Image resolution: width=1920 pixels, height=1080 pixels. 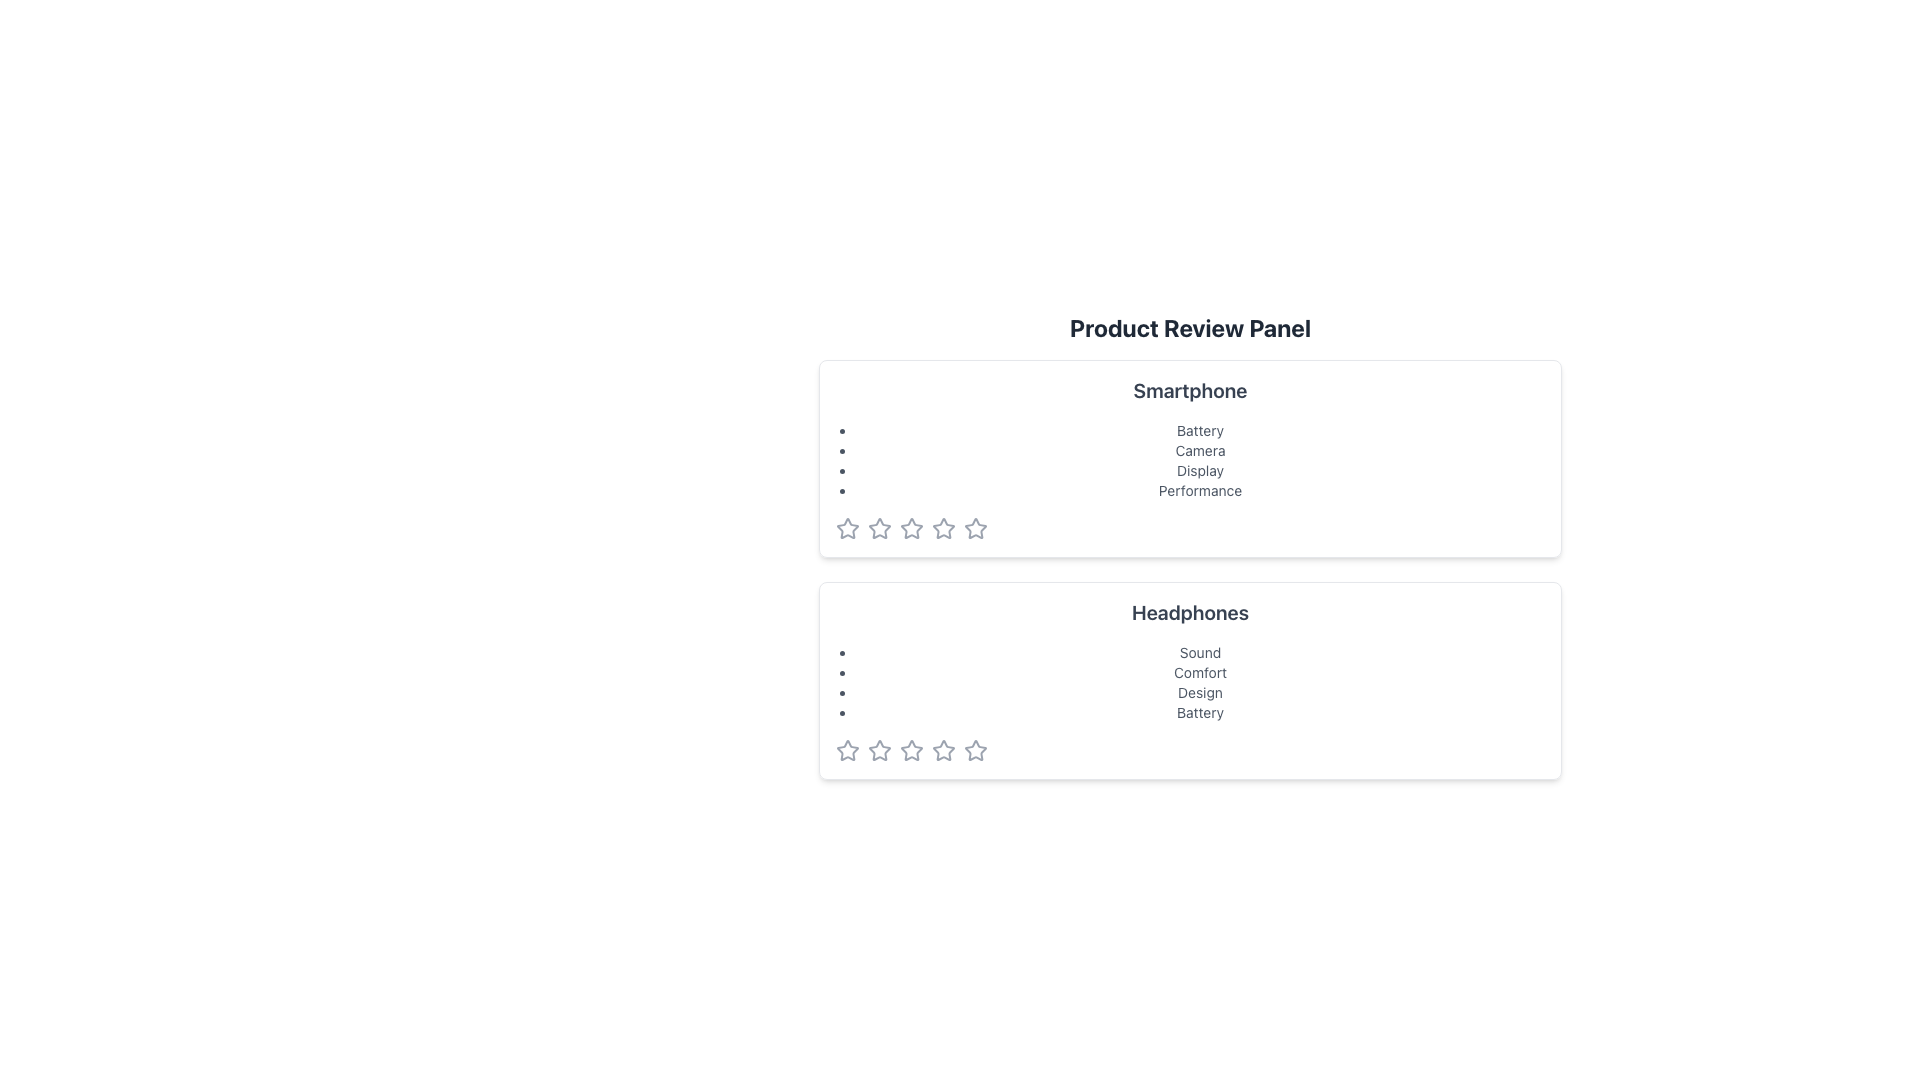 What do you see at coordinates (975, 527) in the screenshot?
I see `the fourth star icon in the rating system of the 'Smartphone' review section` at bounding box center [975, 527].